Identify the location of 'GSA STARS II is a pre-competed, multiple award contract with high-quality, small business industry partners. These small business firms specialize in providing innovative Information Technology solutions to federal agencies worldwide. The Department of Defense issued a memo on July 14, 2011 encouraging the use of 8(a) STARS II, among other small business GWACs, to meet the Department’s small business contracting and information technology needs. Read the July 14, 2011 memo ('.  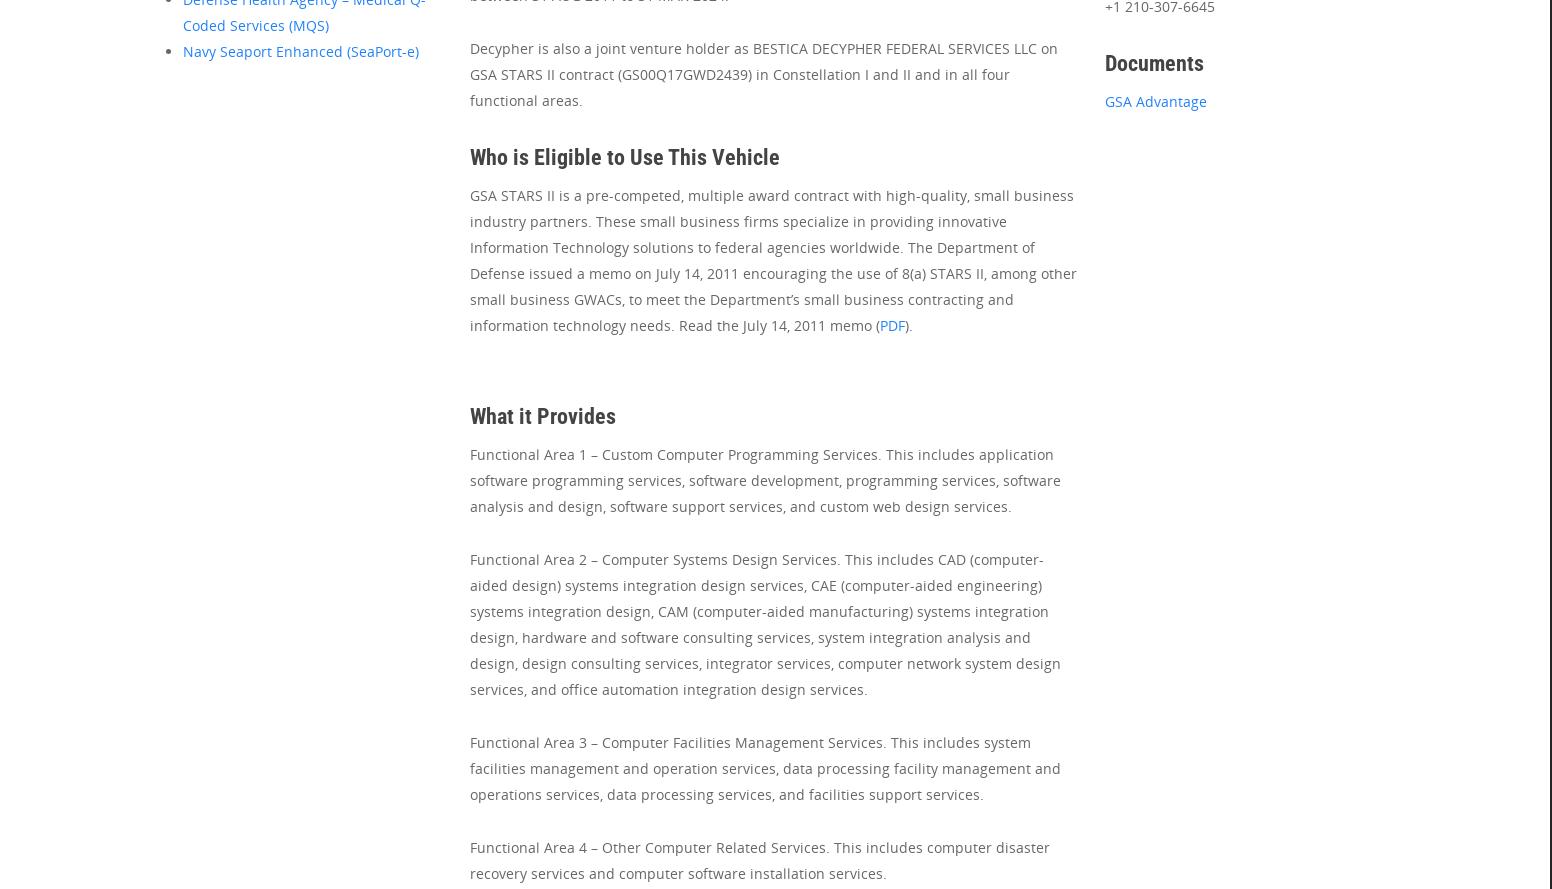
(773, 260).